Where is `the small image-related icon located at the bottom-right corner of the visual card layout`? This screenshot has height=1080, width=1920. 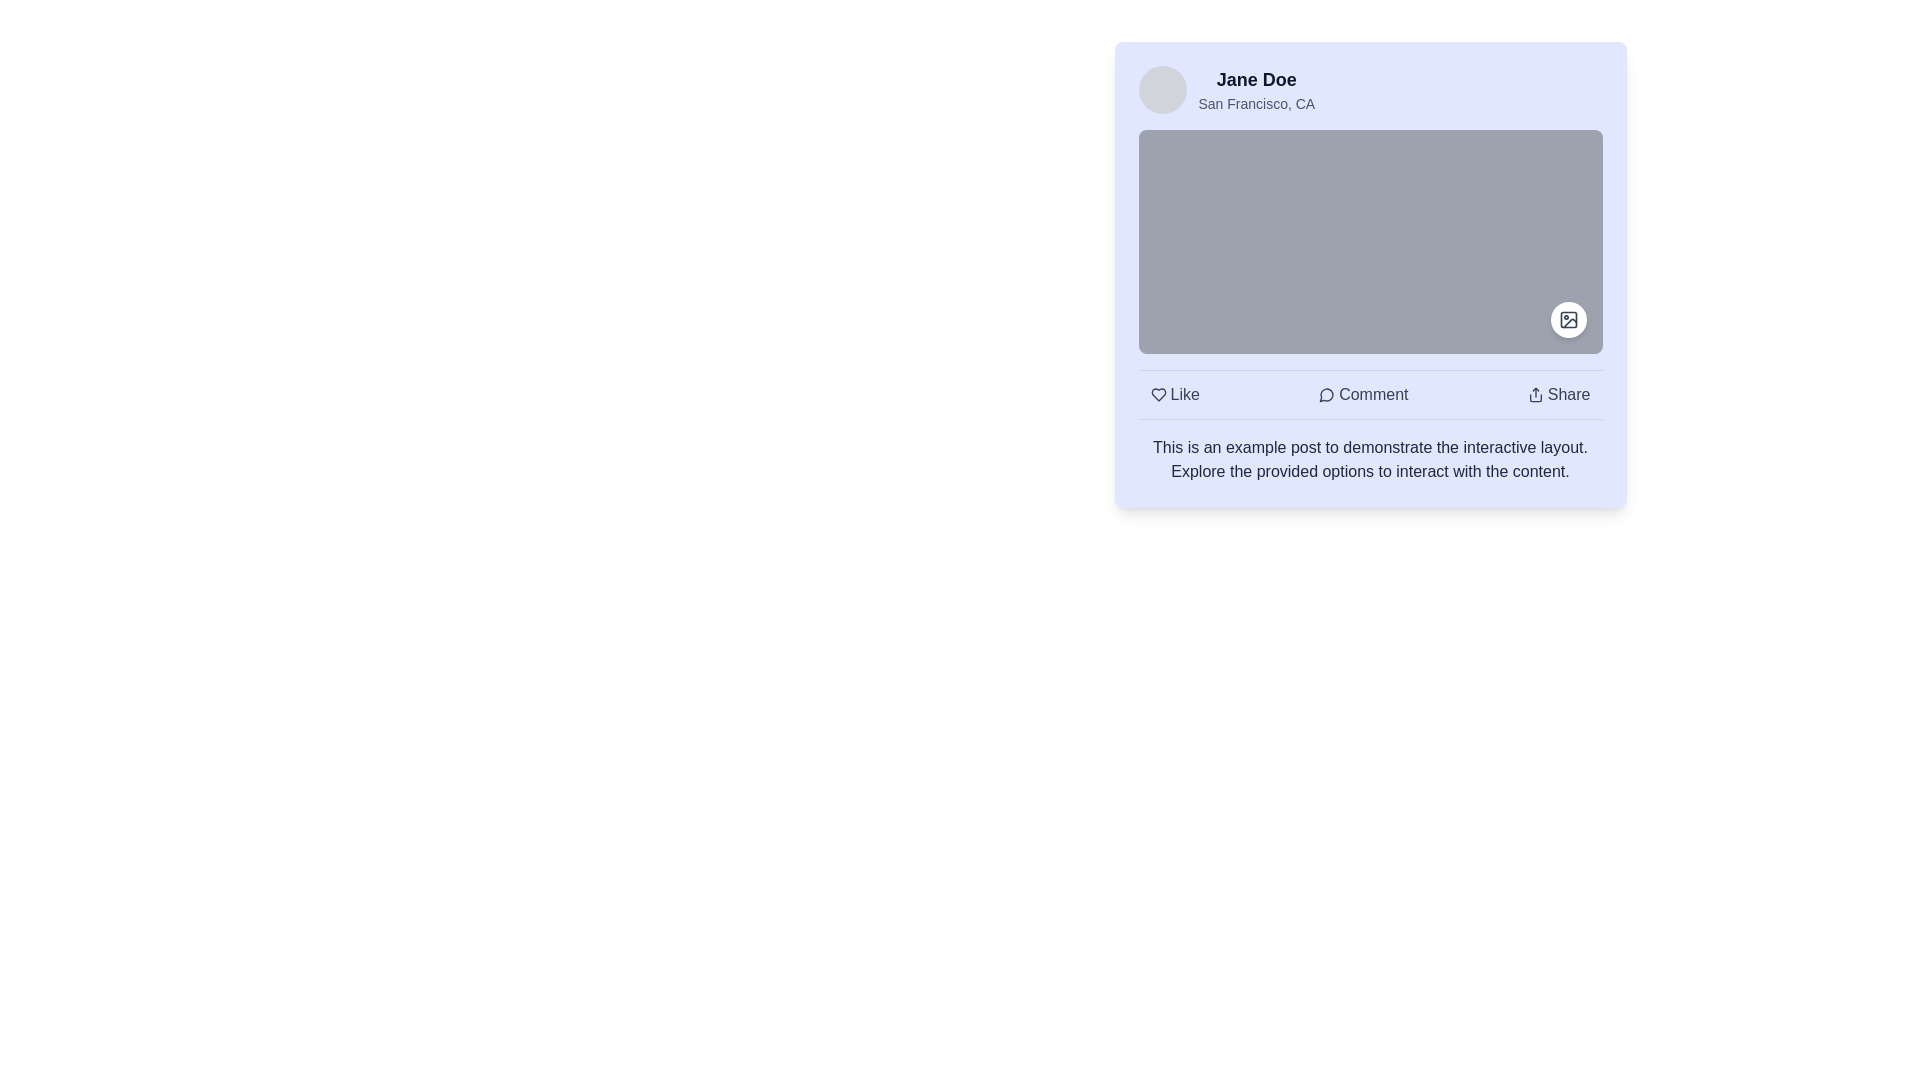 the small image-related icon located at the bottom-right corner of the visual card layout is located at coordinates (1567, 319).